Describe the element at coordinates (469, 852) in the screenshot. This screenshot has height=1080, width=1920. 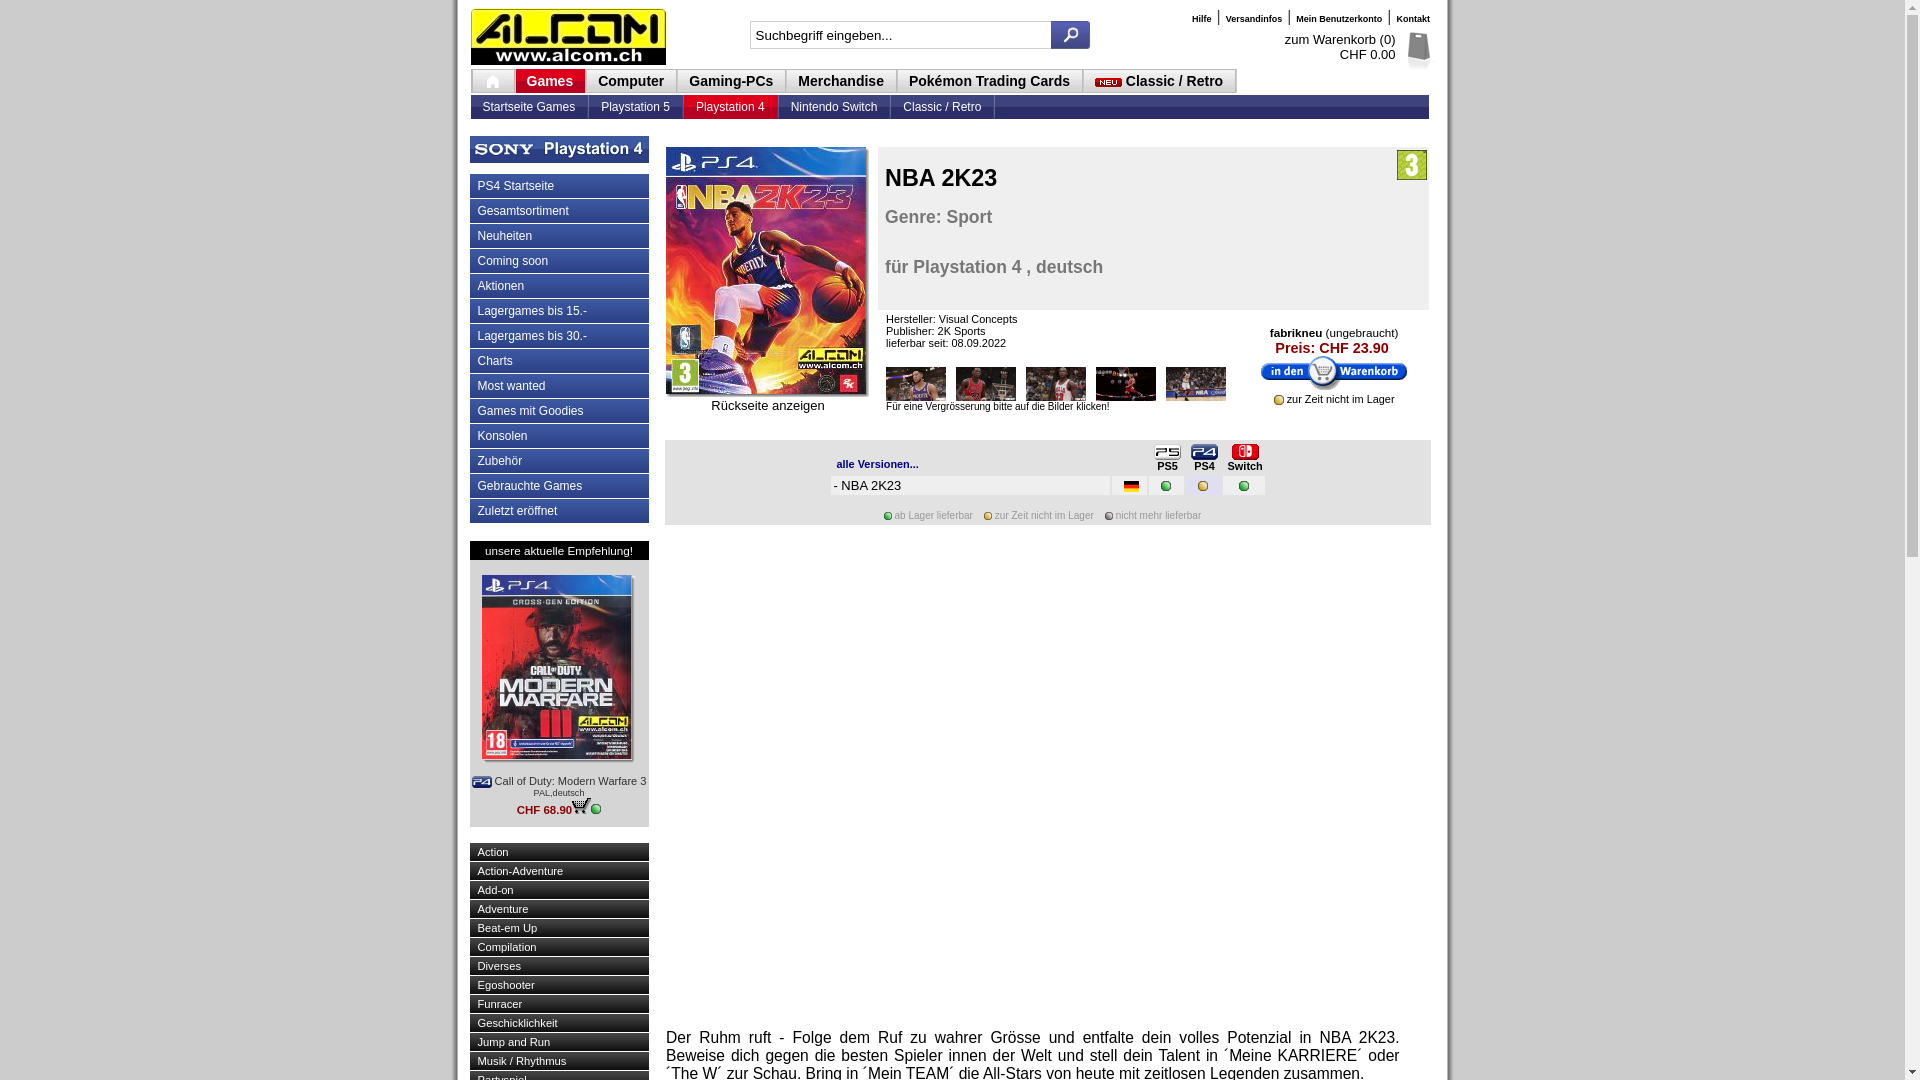
I see `'Action'` at that location.